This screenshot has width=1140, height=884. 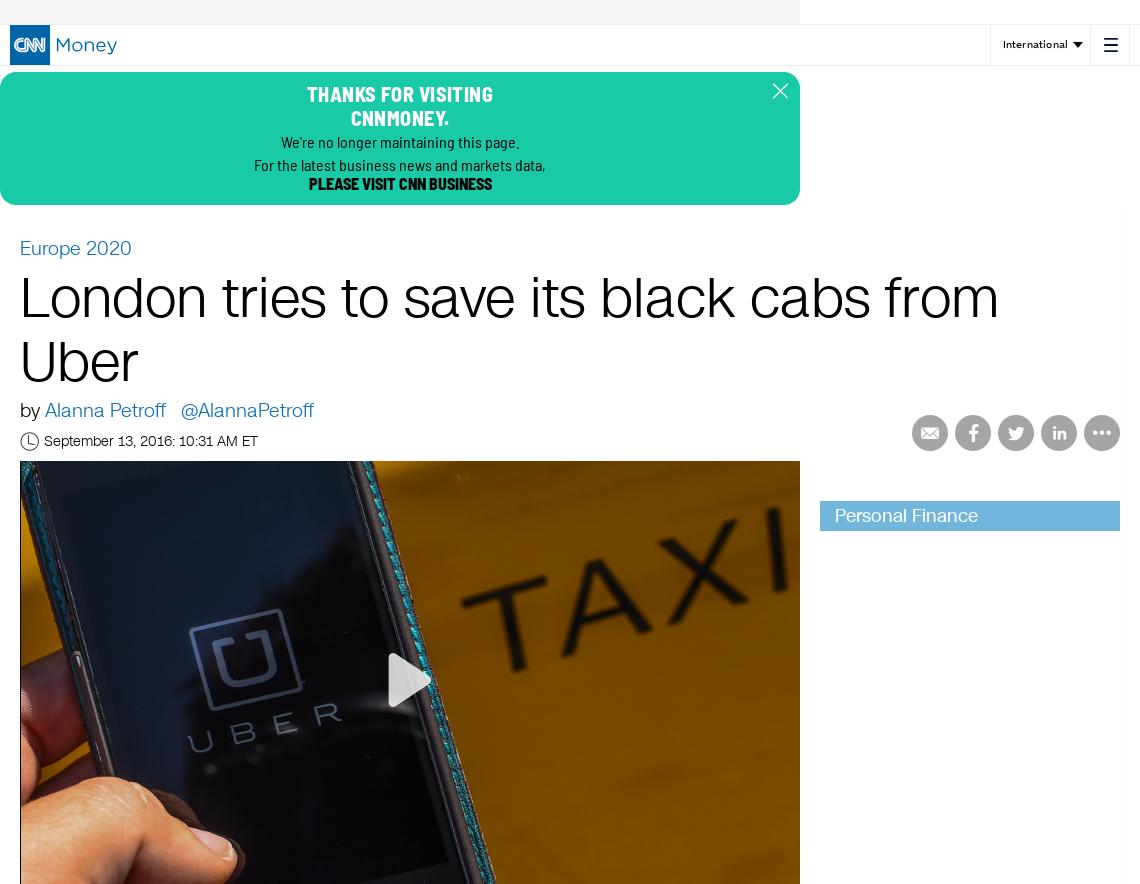 I want to click on 'by', so click(x=32, y=409).